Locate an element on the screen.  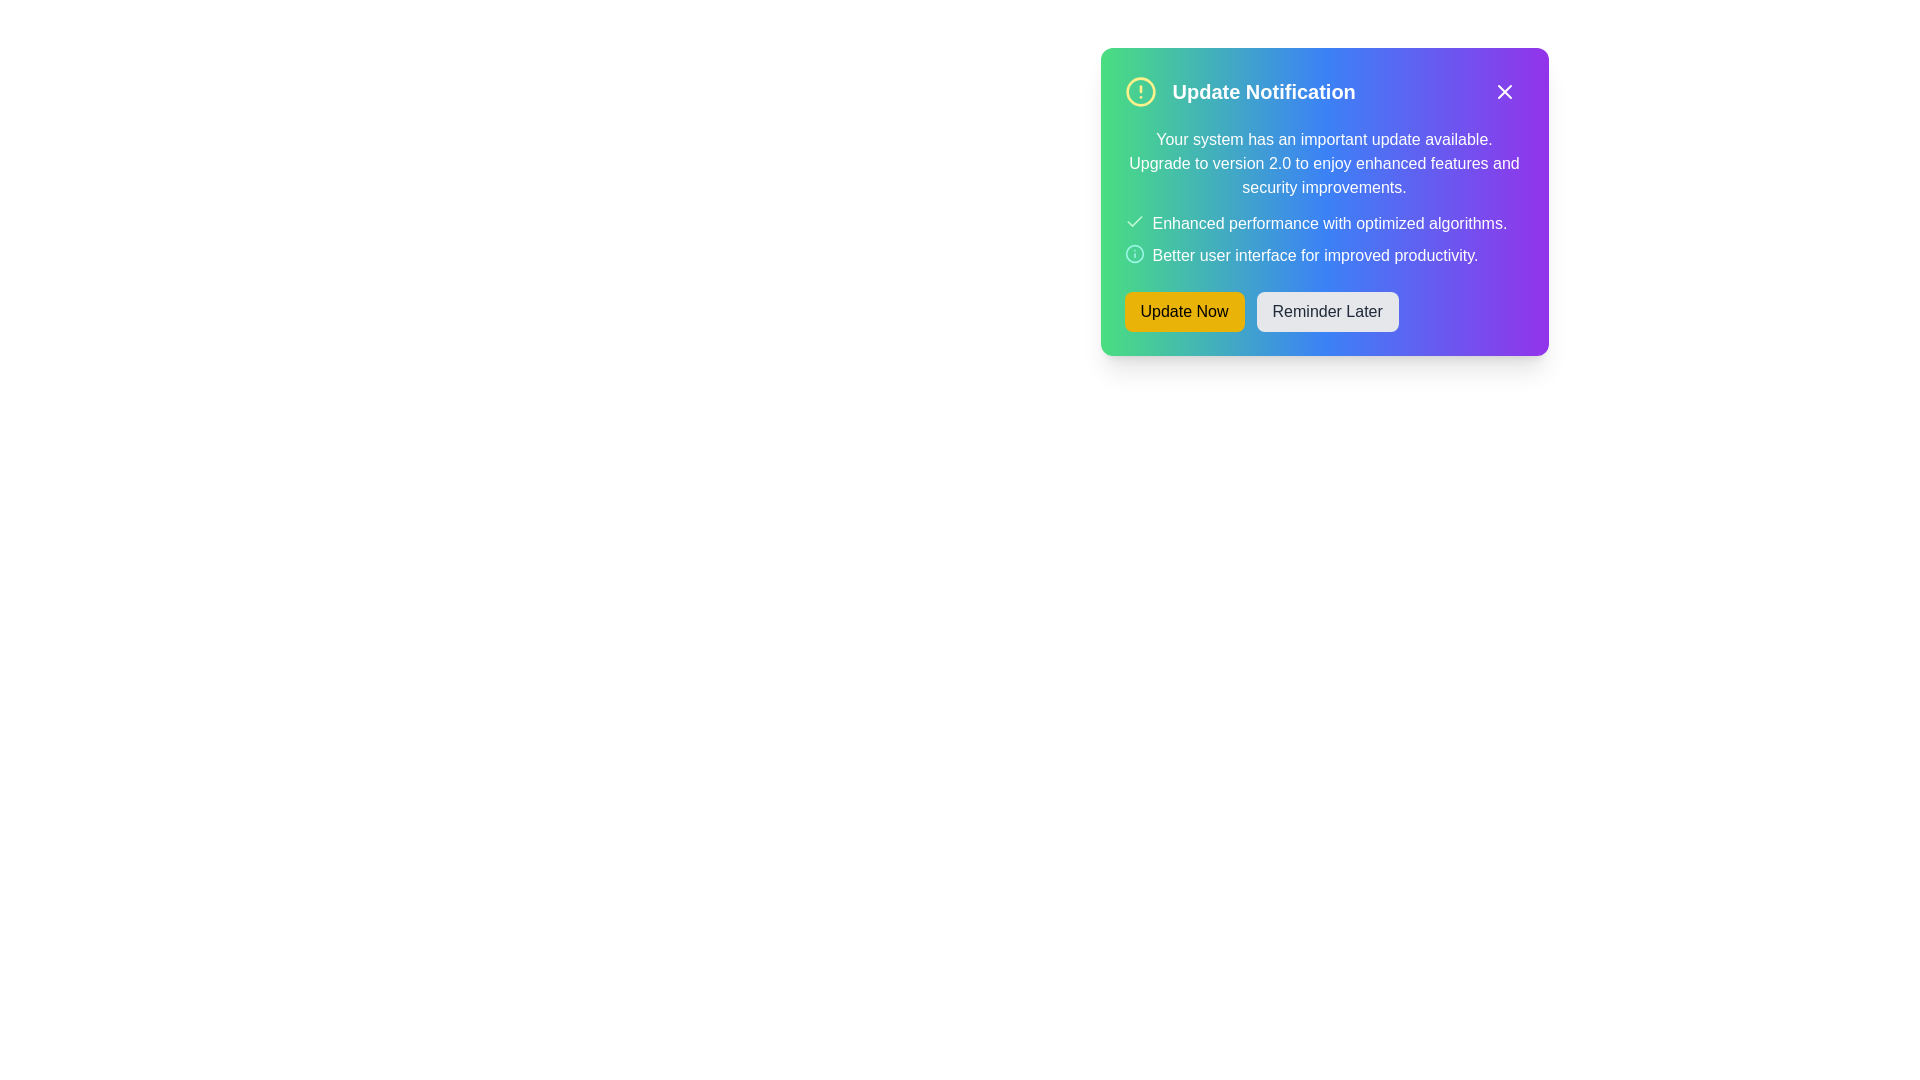
the close icon button located at the upper-right corner of the notification card is located at coordinates (1504, 92).